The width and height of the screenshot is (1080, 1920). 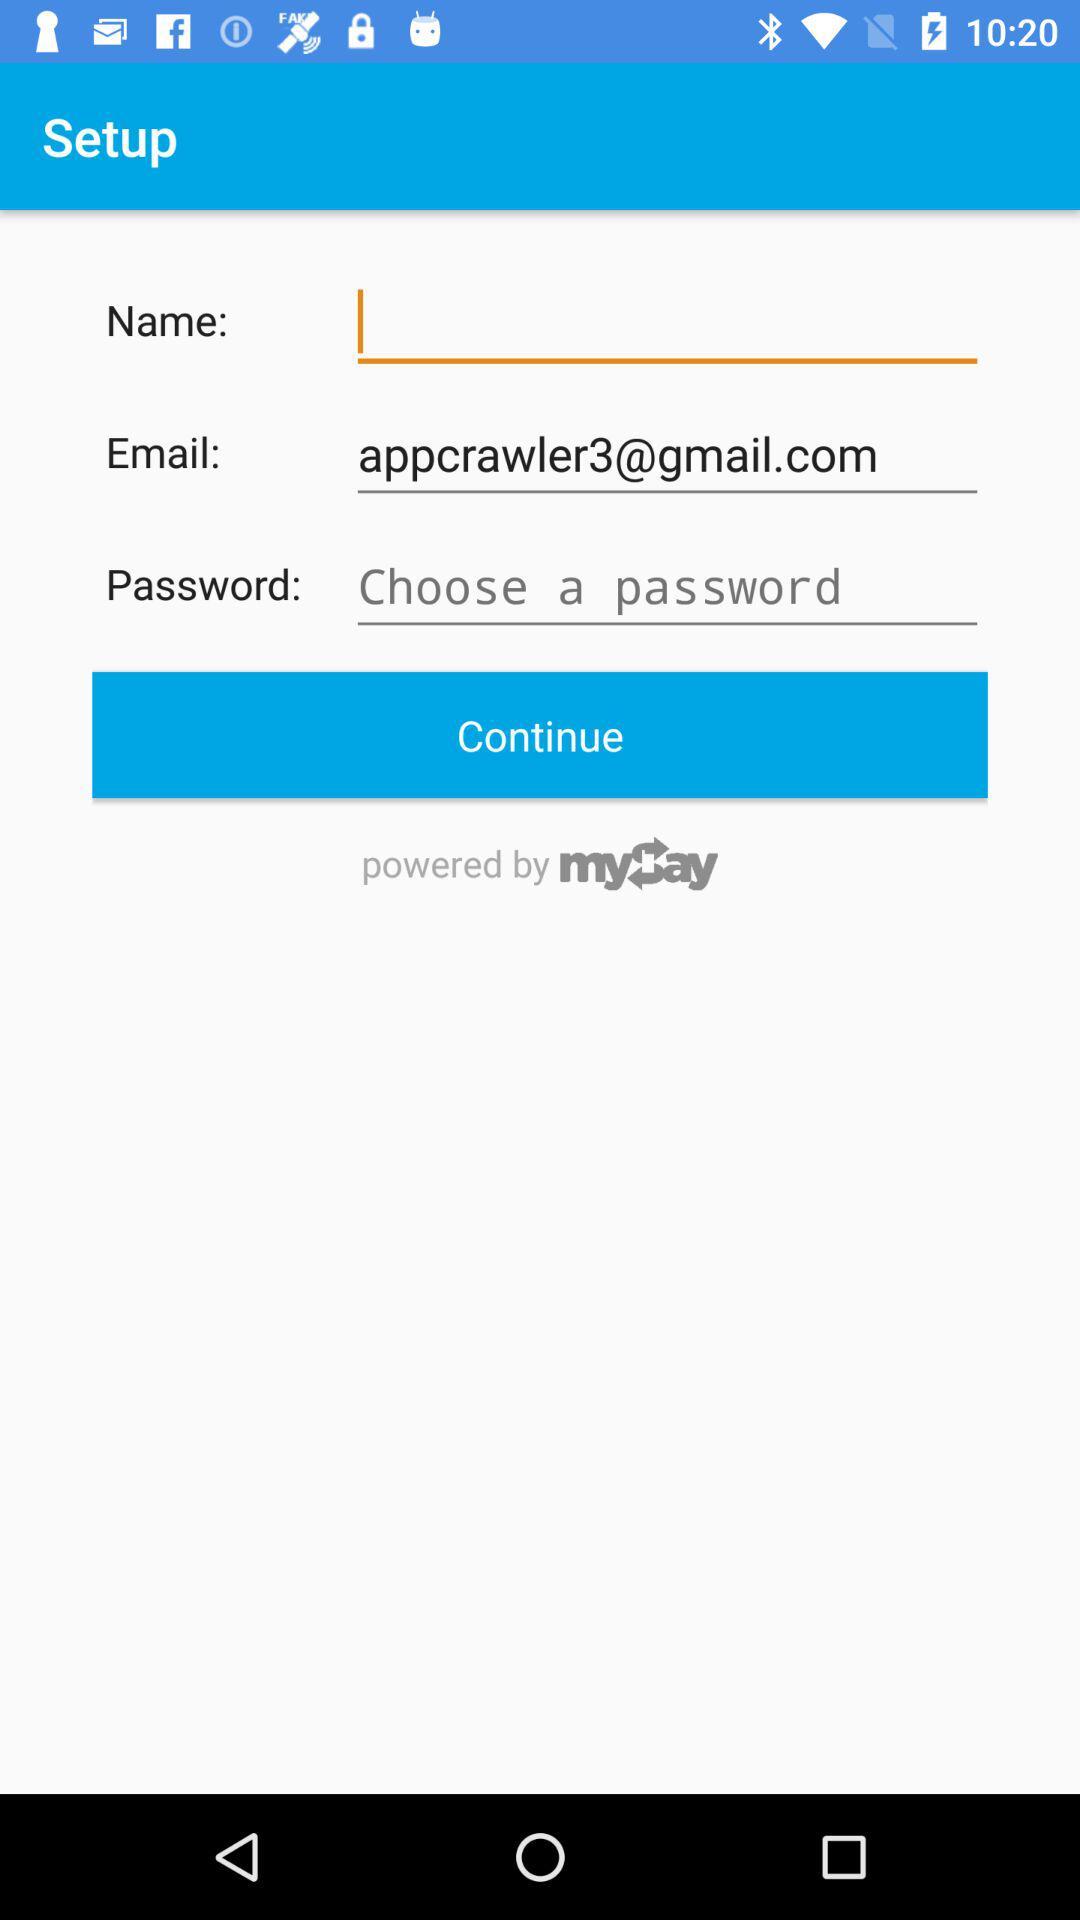 I want to click on item next to the name: icon, so click(x=667, y=322).